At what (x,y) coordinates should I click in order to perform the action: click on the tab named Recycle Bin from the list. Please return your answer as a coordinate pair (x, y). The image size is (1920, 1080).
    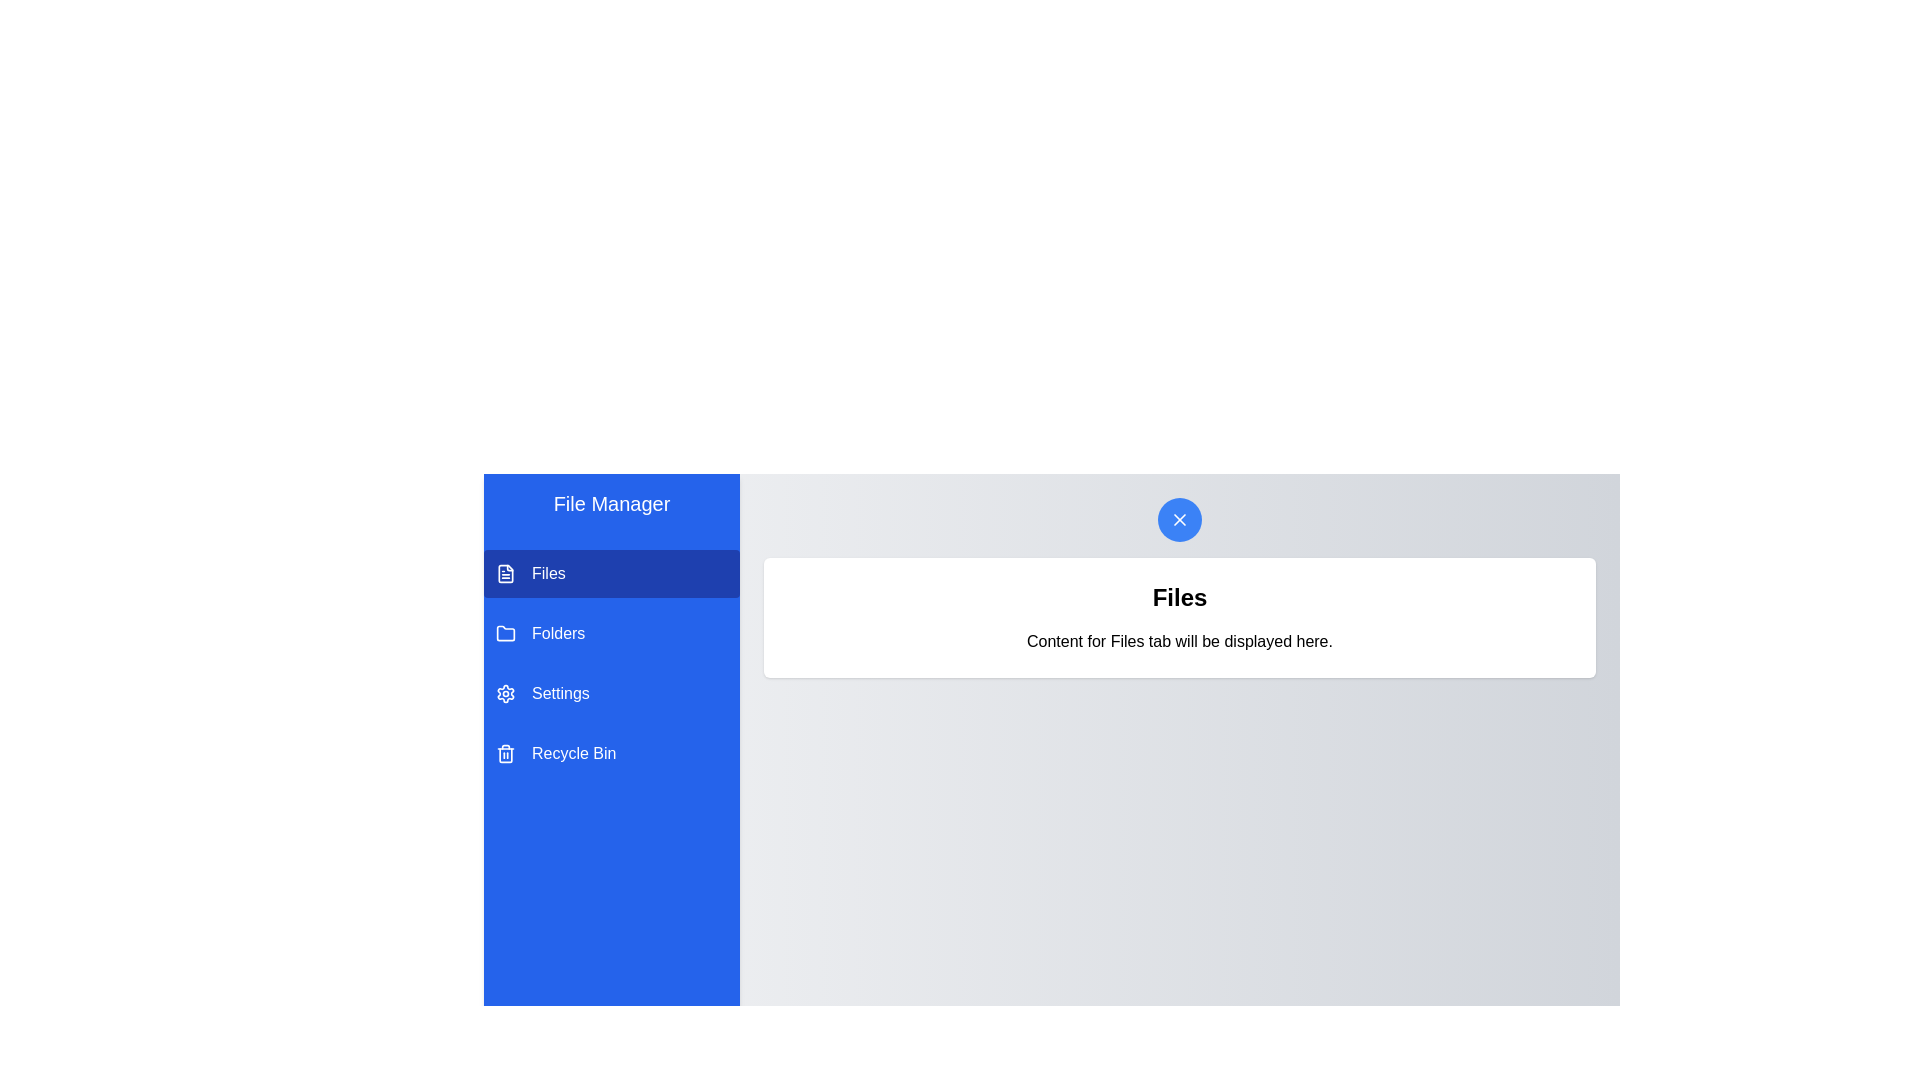
    Looking at the image, I should click on (610, 753).